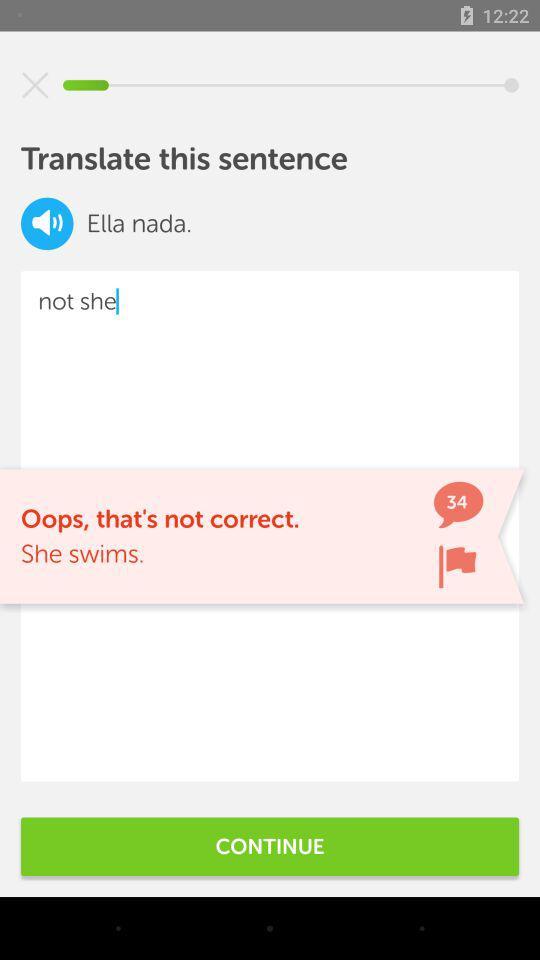 Image resolution: width=540 pixels, height=960 pixels. I want to click on cancel the process, so click(35, 85).